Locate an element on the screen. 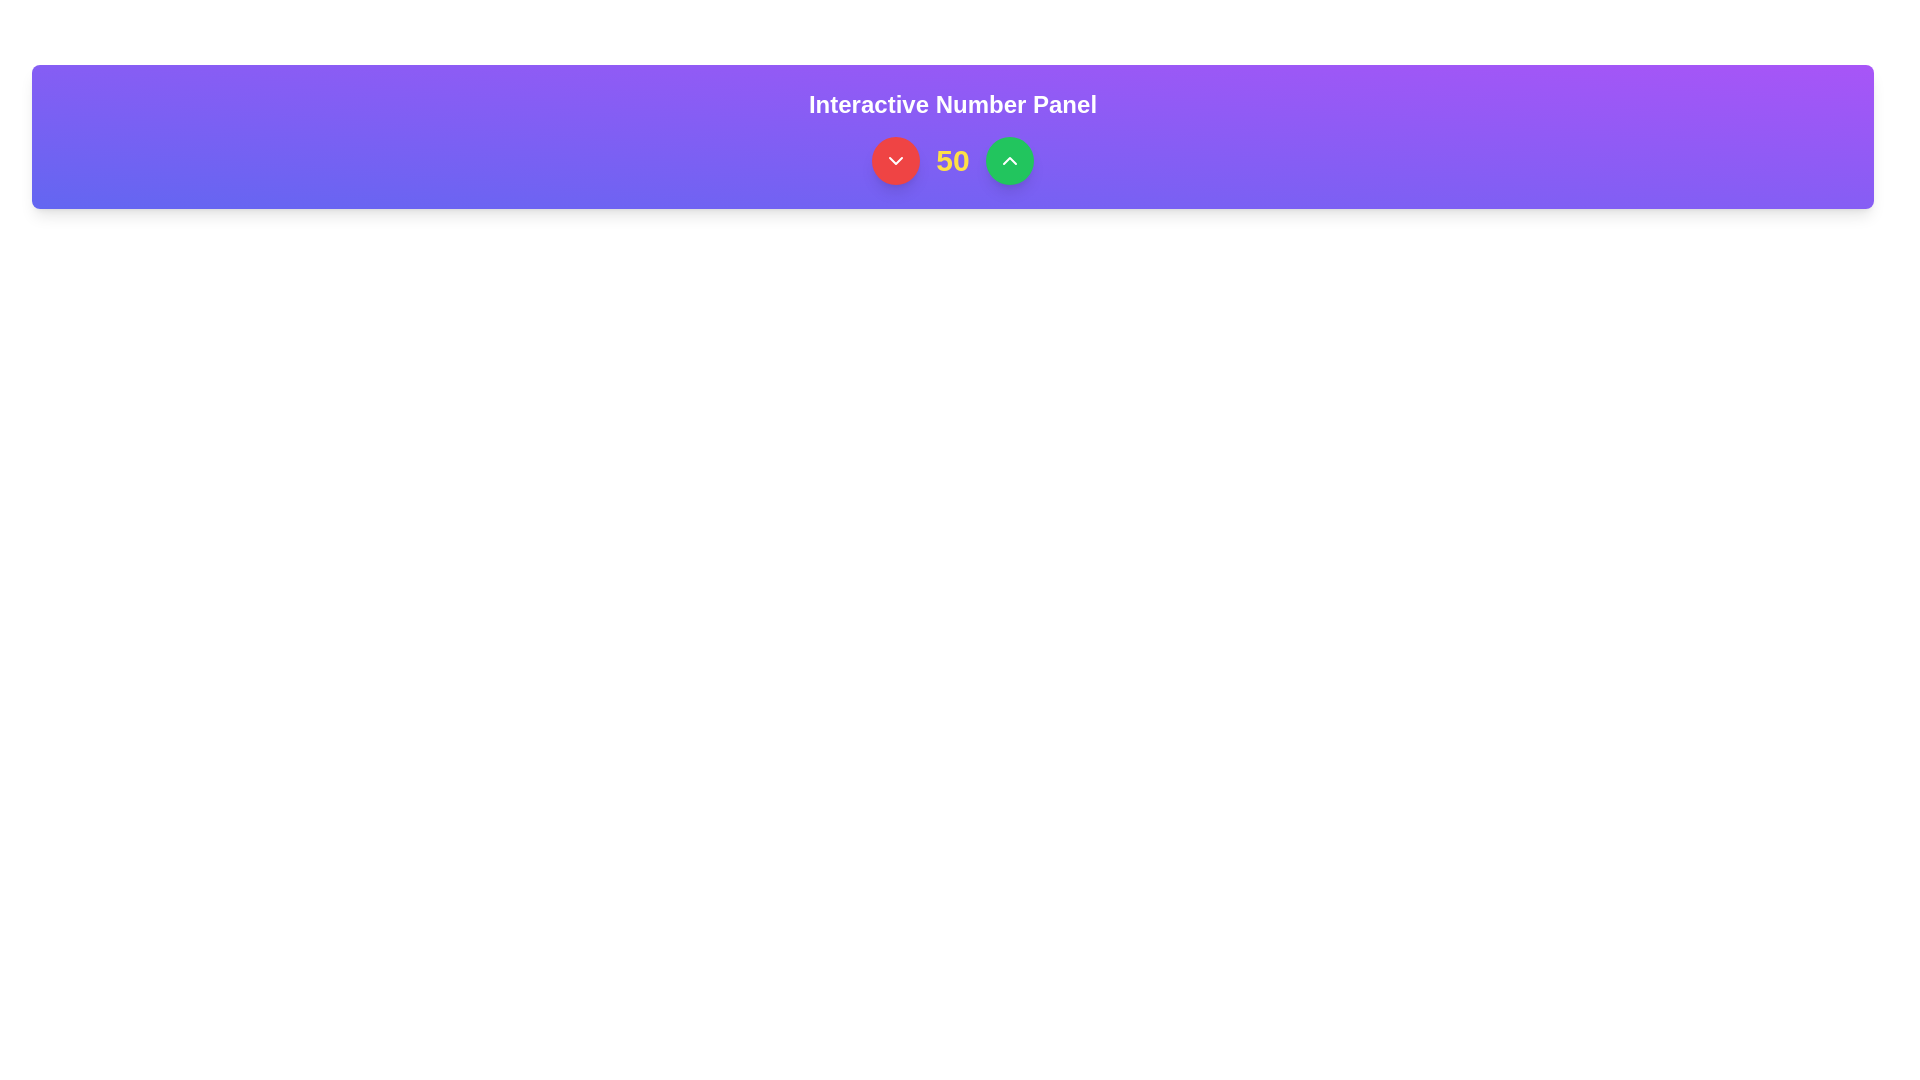 Image resolution: width=1920 pixels, height=1080 pixels. the circular red button with a white downward-pointing chevron icon on the purple panel to observe the hover effect is located at coordinates (895, 160).